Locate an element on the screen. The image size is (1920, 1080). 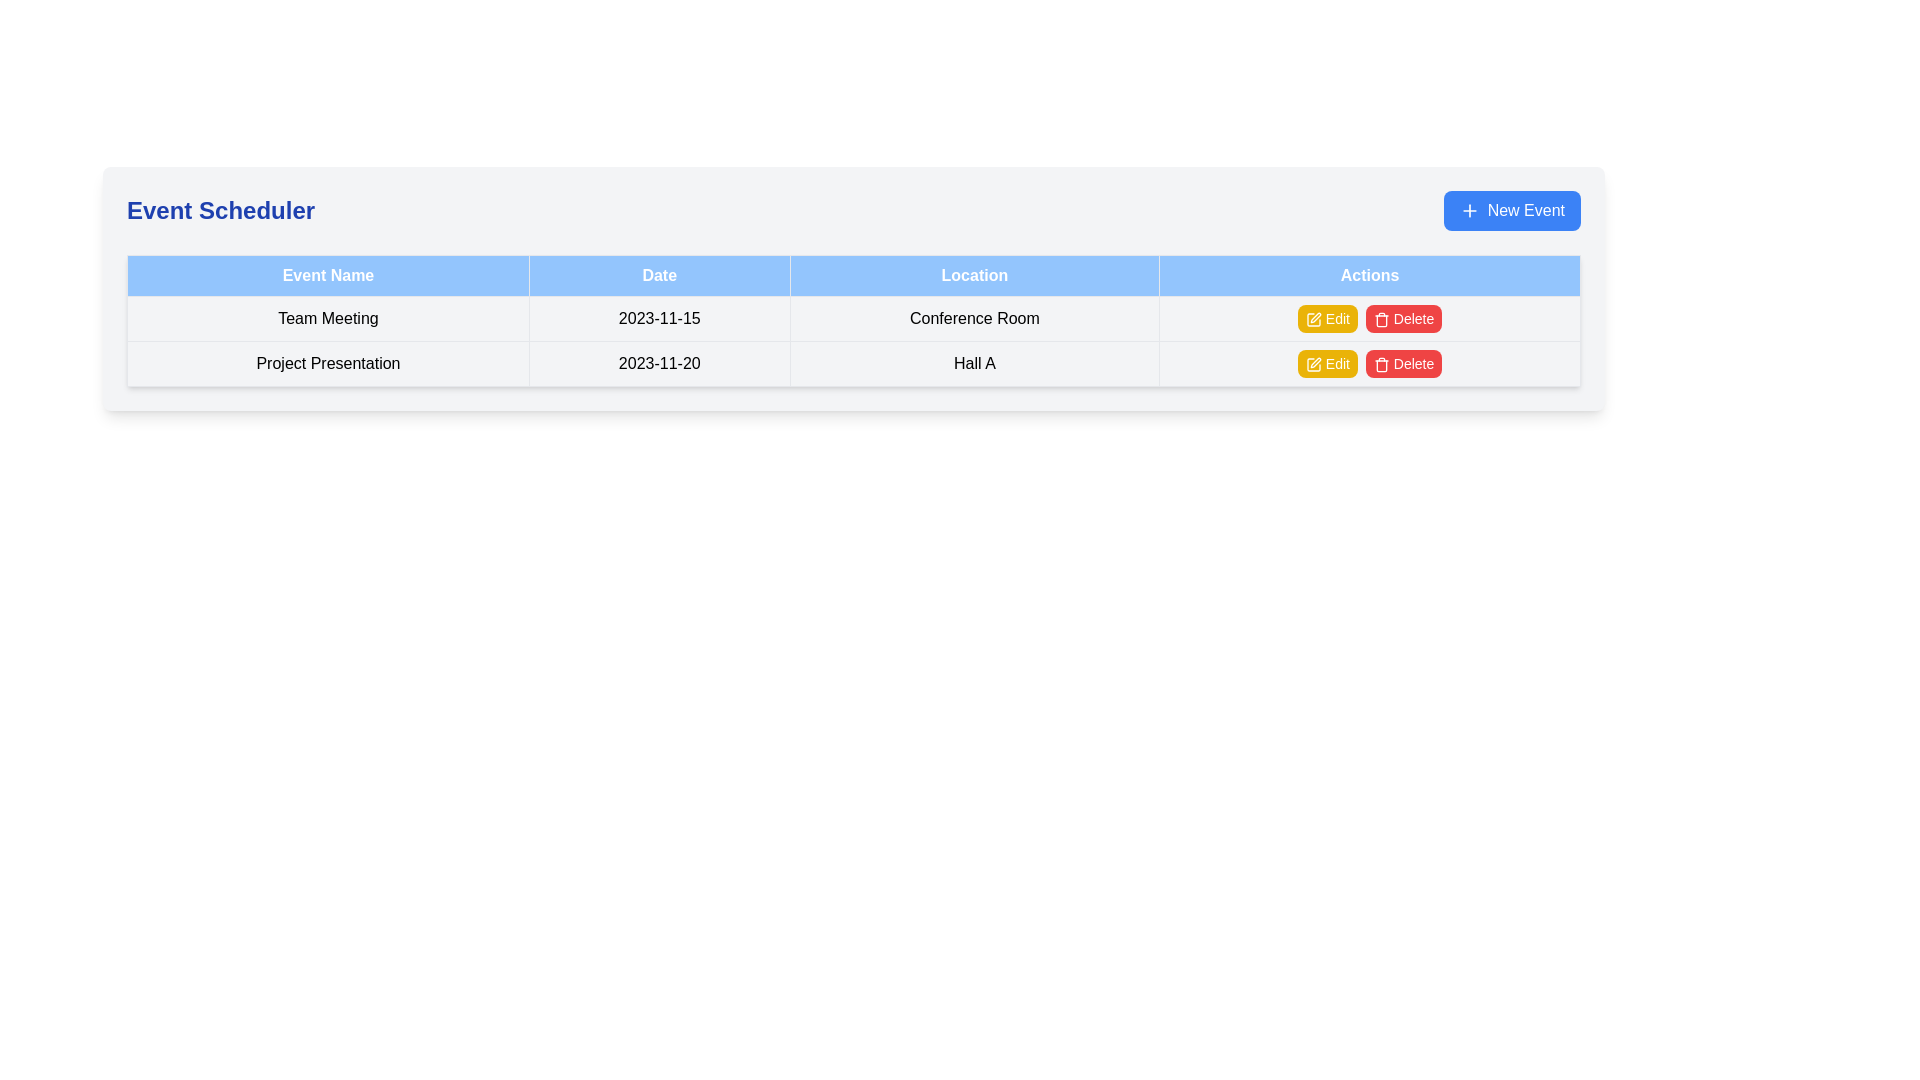
the 'Date' text header element, which is the second heading in a row of four, styled with a light blue background is located at coordinates (659, 276).